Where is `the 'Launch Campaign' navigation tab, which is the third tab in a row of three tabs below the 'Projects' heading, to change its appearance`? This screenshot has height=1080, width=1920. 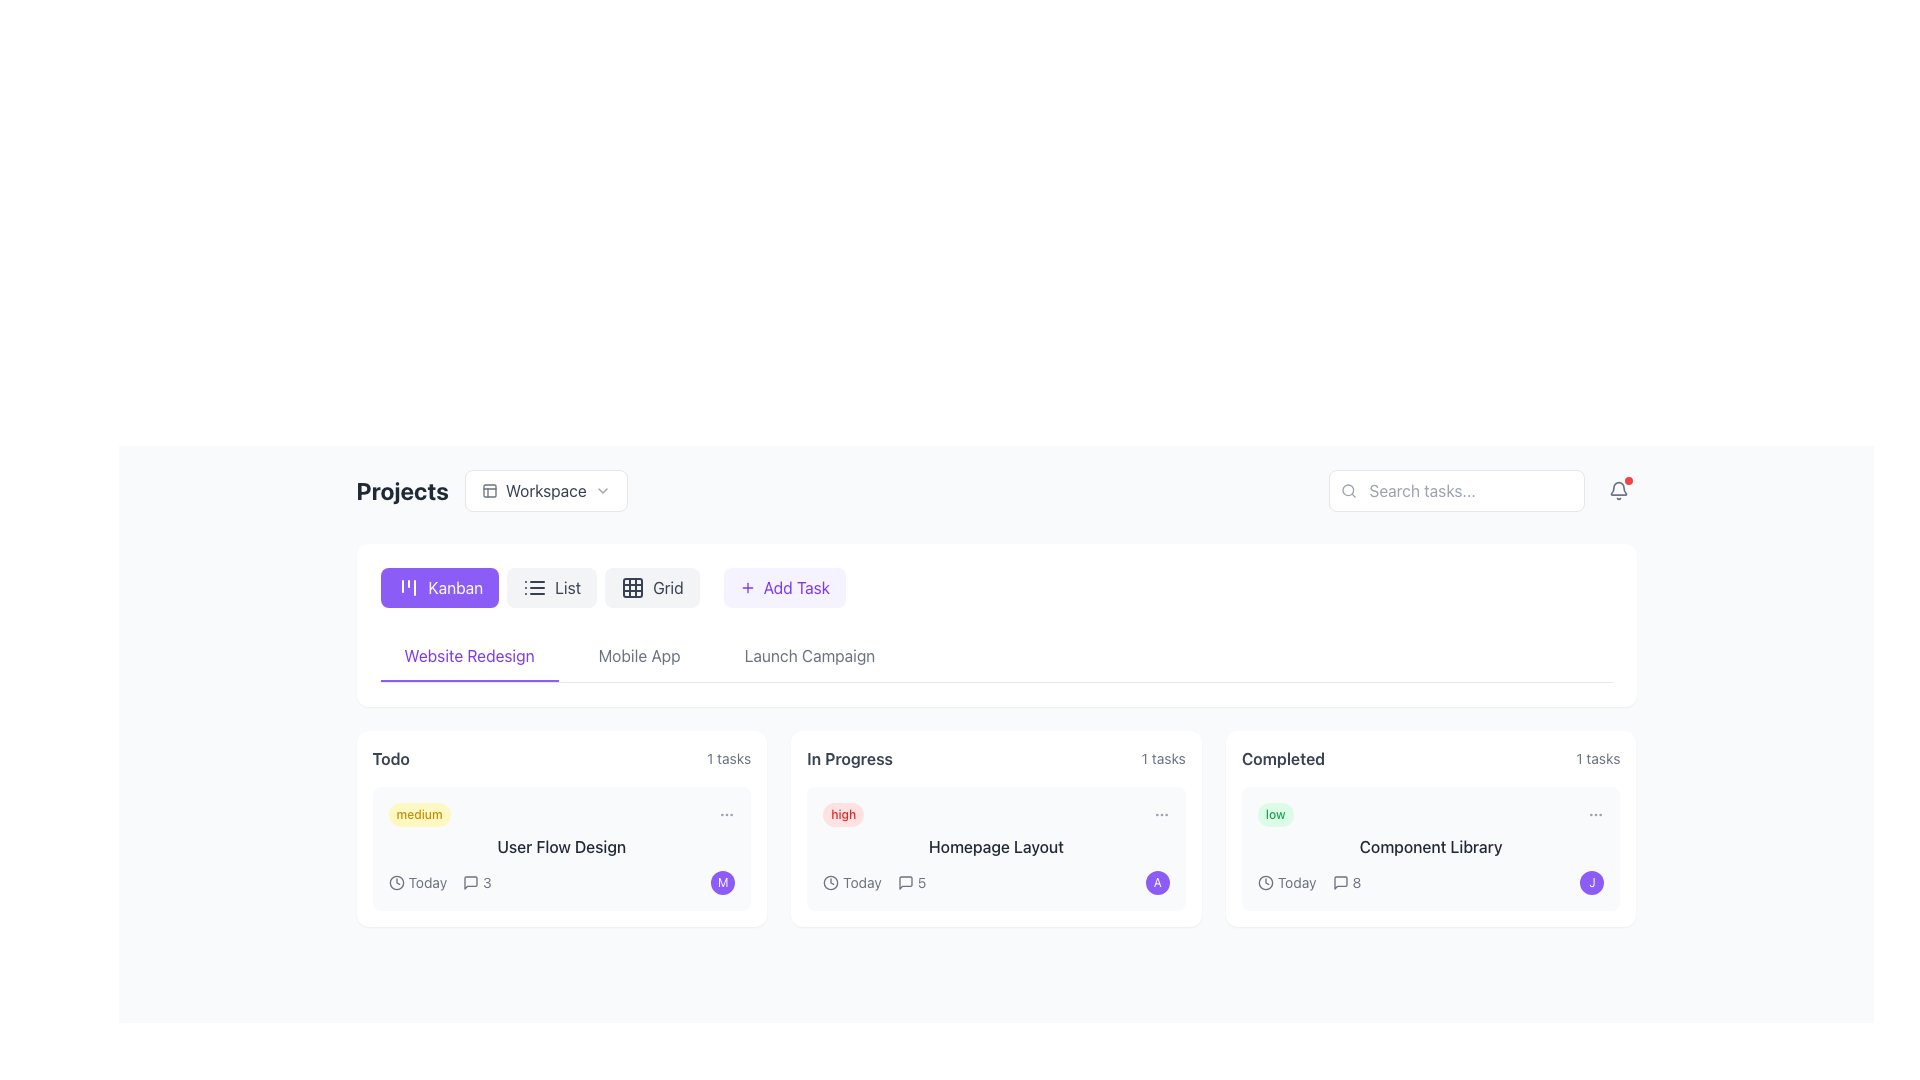 the 'Launch Campaign' navigation tab, which is the third tab in a row of three tabs below the 'Projects' heading, to change its appearance is located at coordinates (810, 656).